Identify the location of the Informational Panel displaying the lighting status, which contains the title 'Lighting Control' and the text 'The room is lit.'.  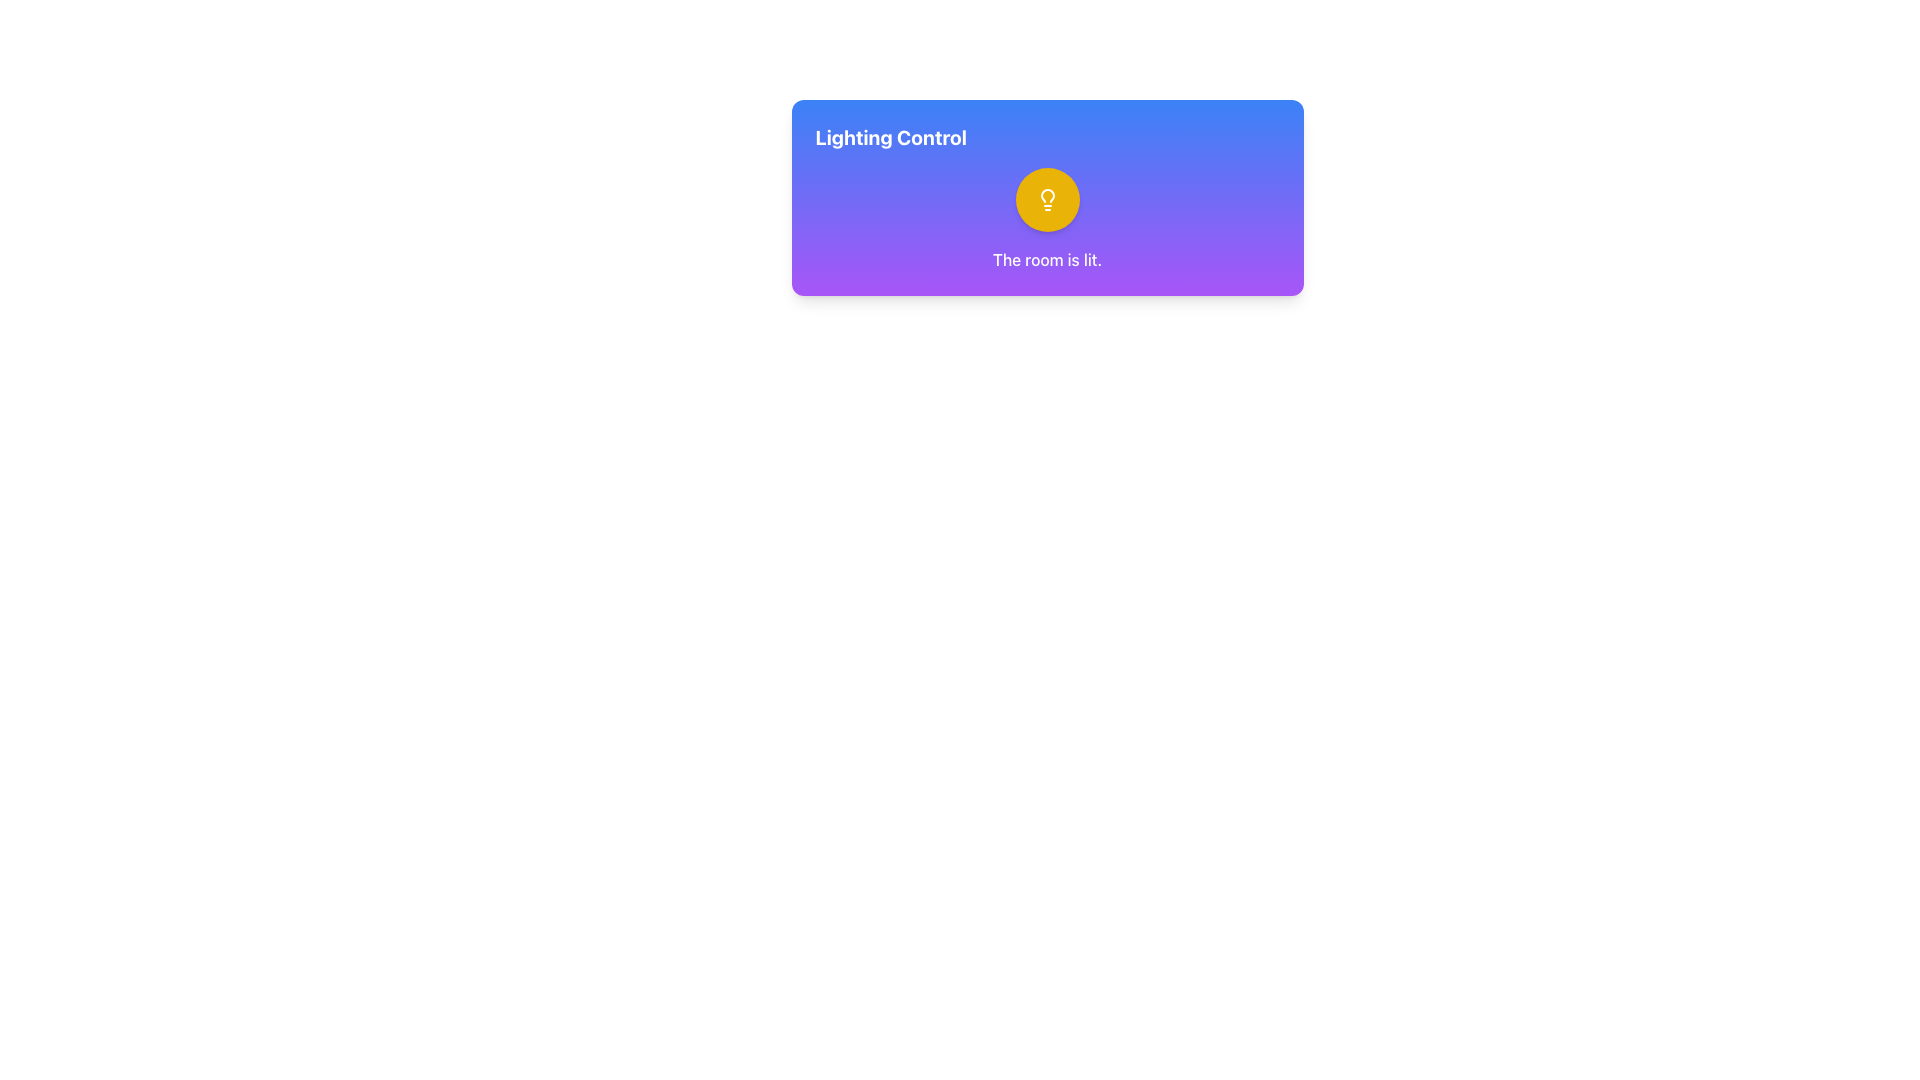
(1046, 197).